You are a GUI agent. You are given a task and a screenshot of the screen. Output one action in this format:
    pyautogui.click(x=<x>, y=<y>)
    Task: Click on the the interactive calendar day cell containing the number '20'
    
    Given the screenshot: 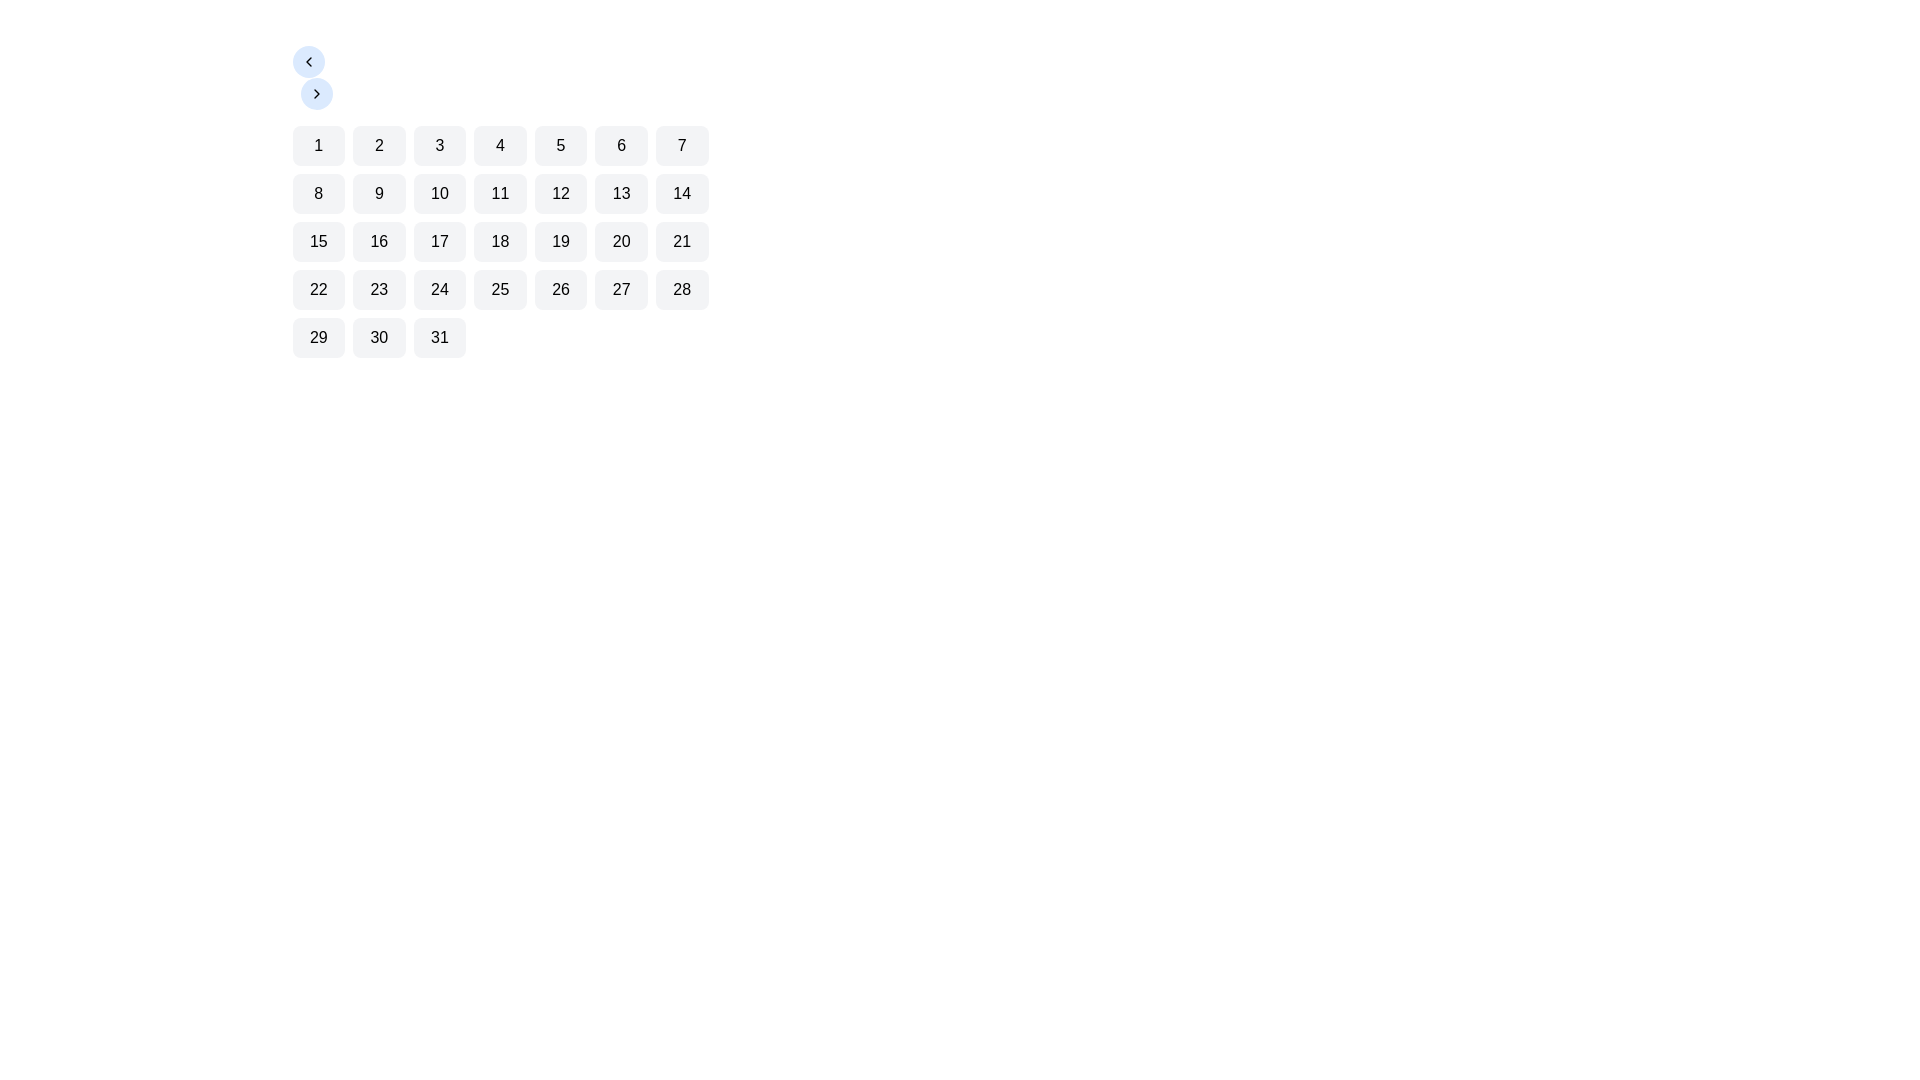 What is the action you would take?
    pyautogui.click(x=620, y=241)
    